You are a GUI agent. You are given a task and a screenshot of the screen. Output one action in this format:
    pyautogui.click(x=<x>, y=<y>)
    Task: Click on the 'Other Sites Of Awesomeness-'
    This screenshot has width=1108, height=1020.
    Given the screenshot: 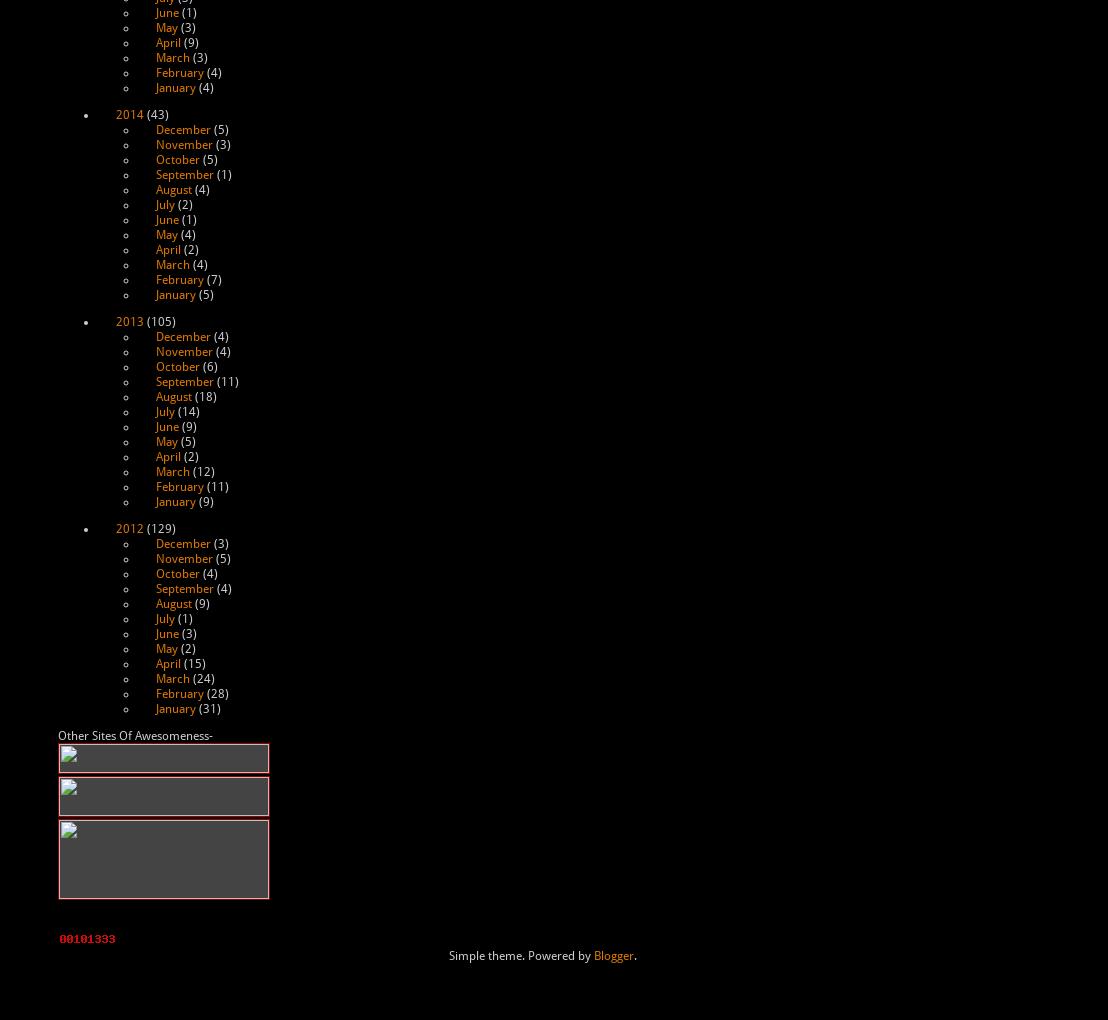 What is the action you would take?
    pyautogui.click(x=56, y=736)
    